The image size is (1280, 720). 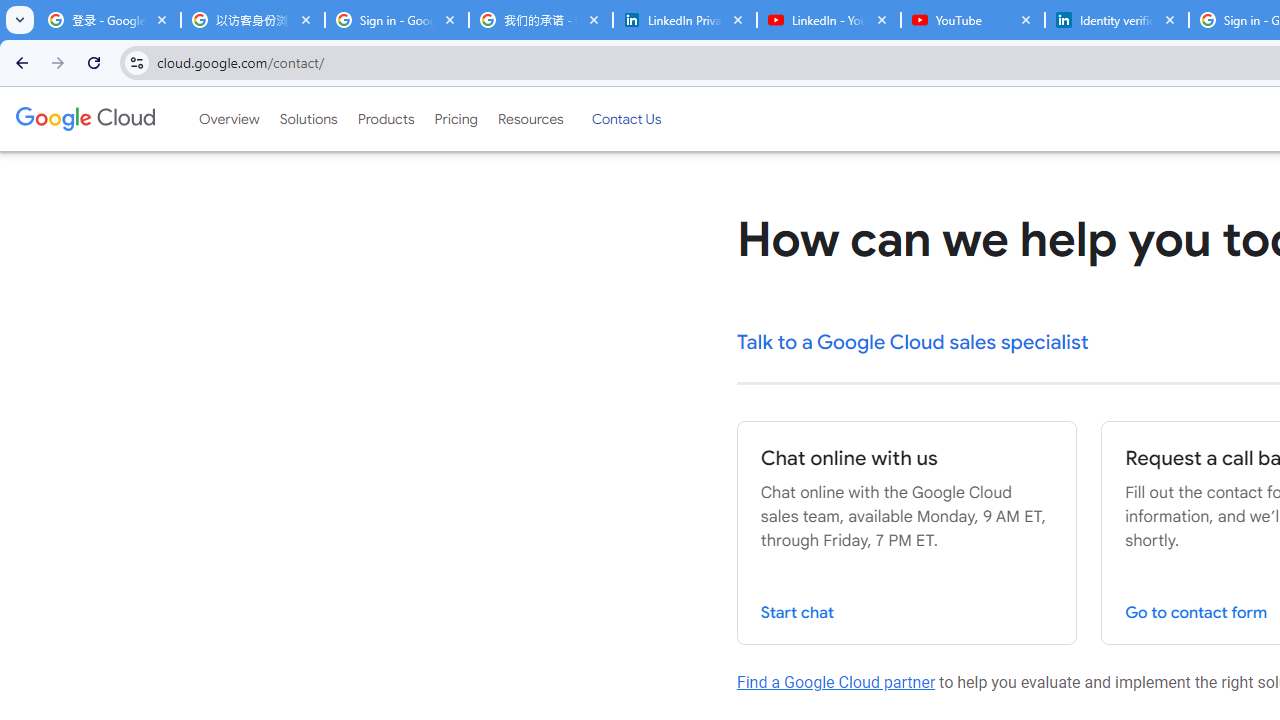 What do you see at coordinates (307, 119) in the screenshot?
I see `'Solutions'` at bounding box center [307, 119].